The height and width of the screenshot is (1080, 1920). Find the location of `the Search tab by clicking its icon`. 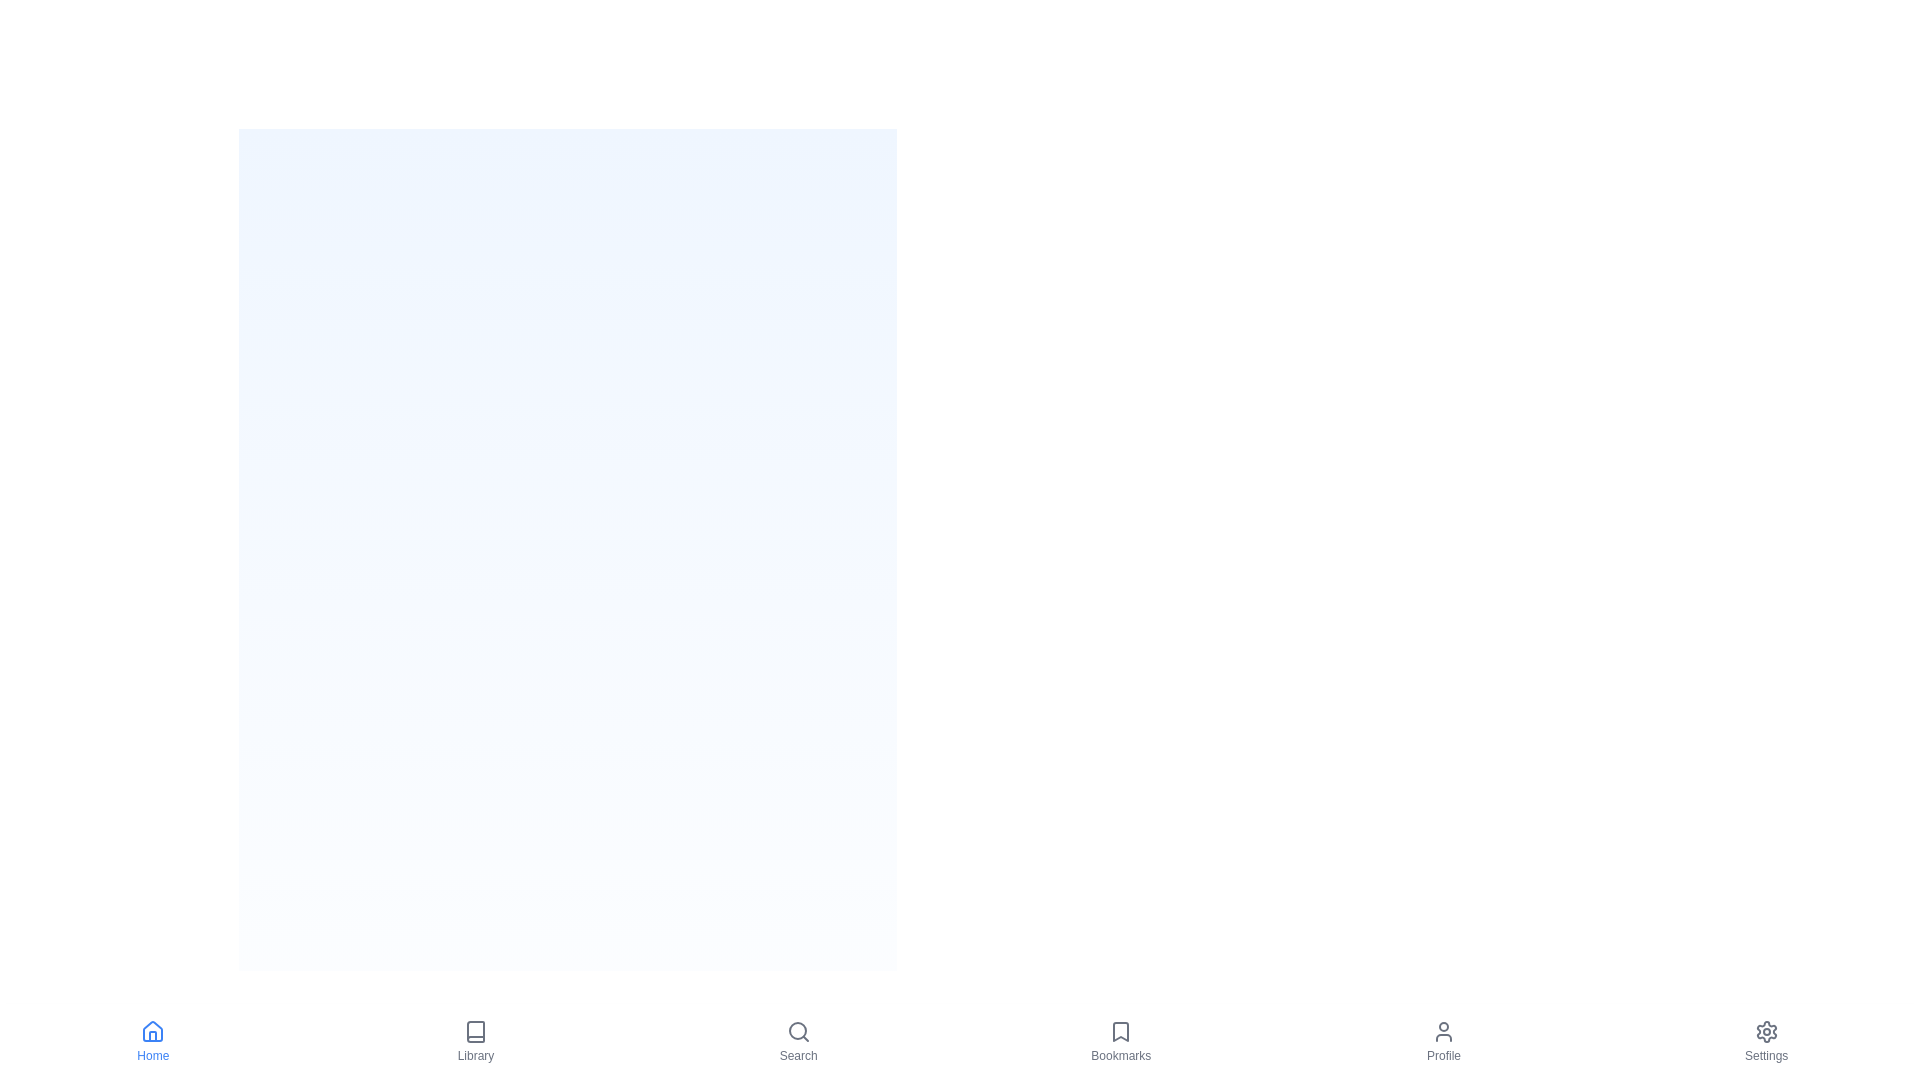

the Search tab by clicking its icon is located at coordinates (796, 1040).